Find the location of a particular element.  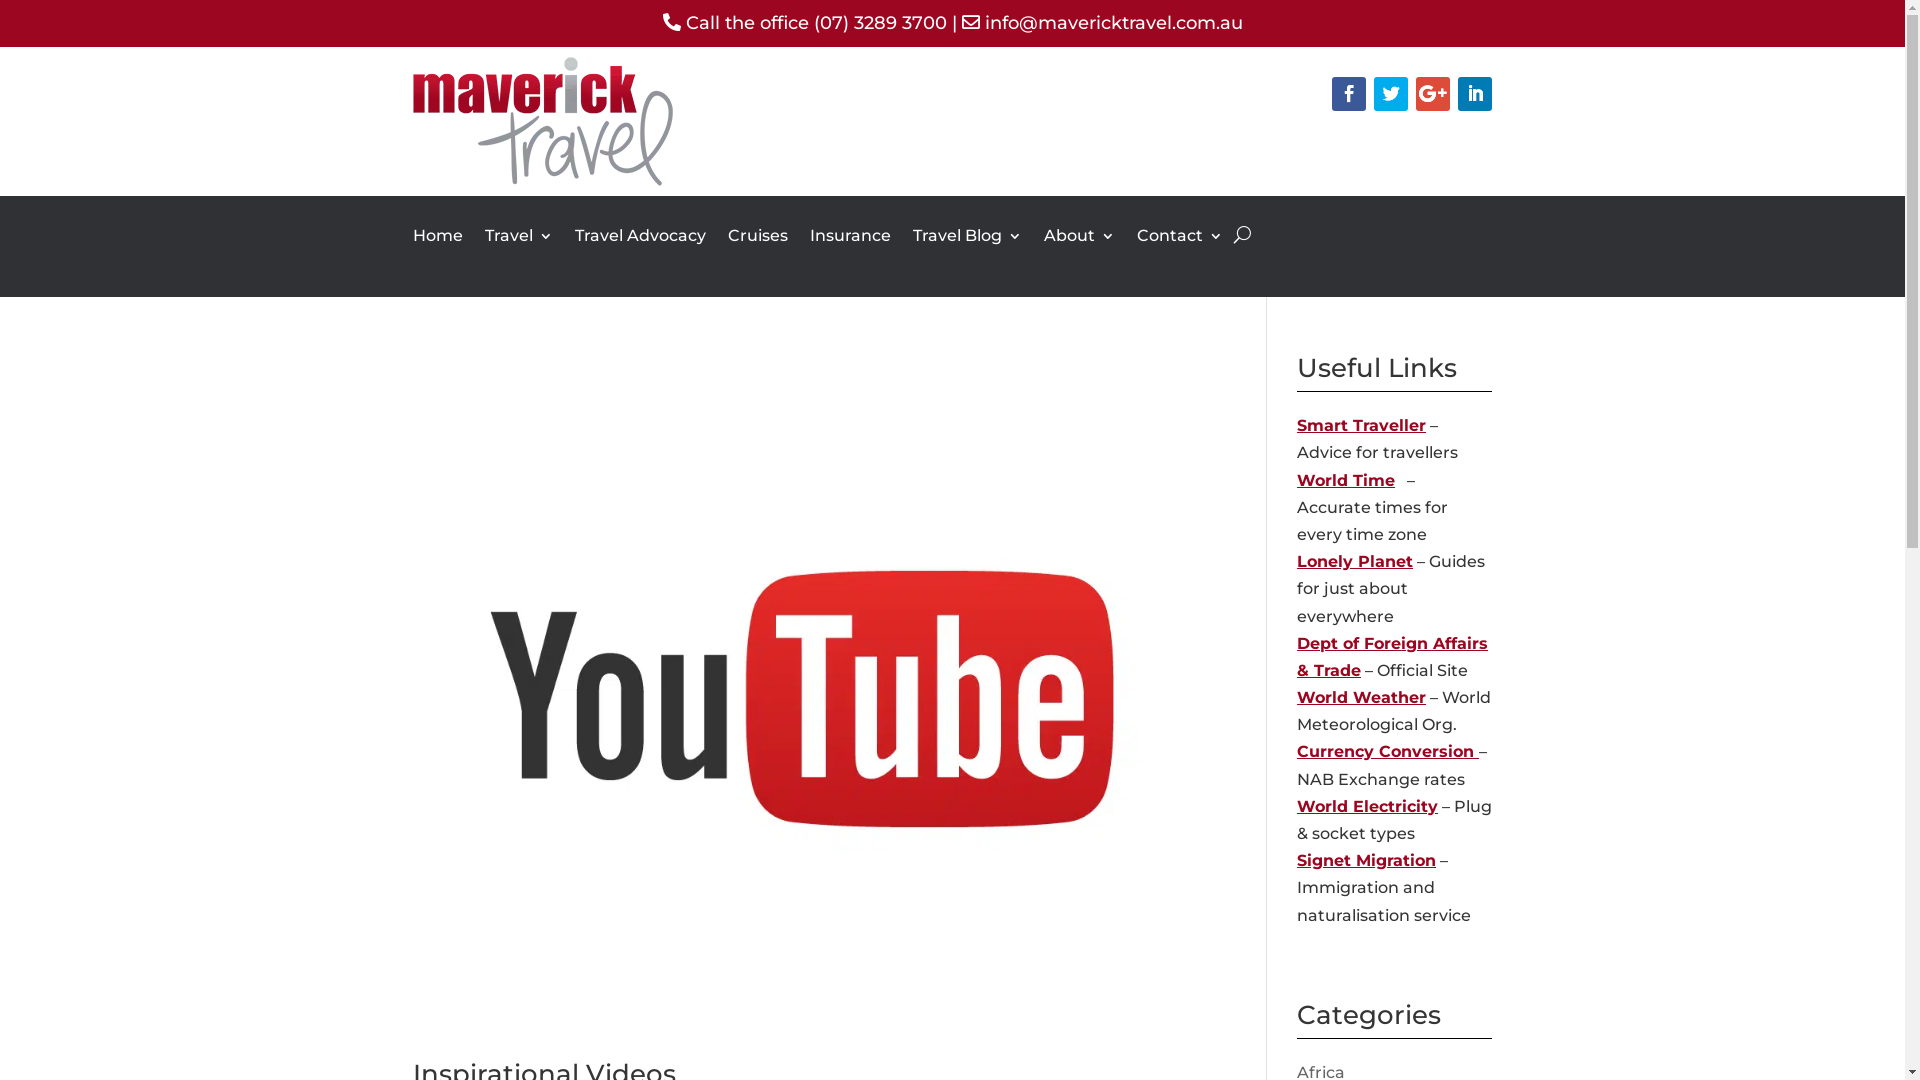

'Follow on Google+' is located at coordinates (1432, 93).